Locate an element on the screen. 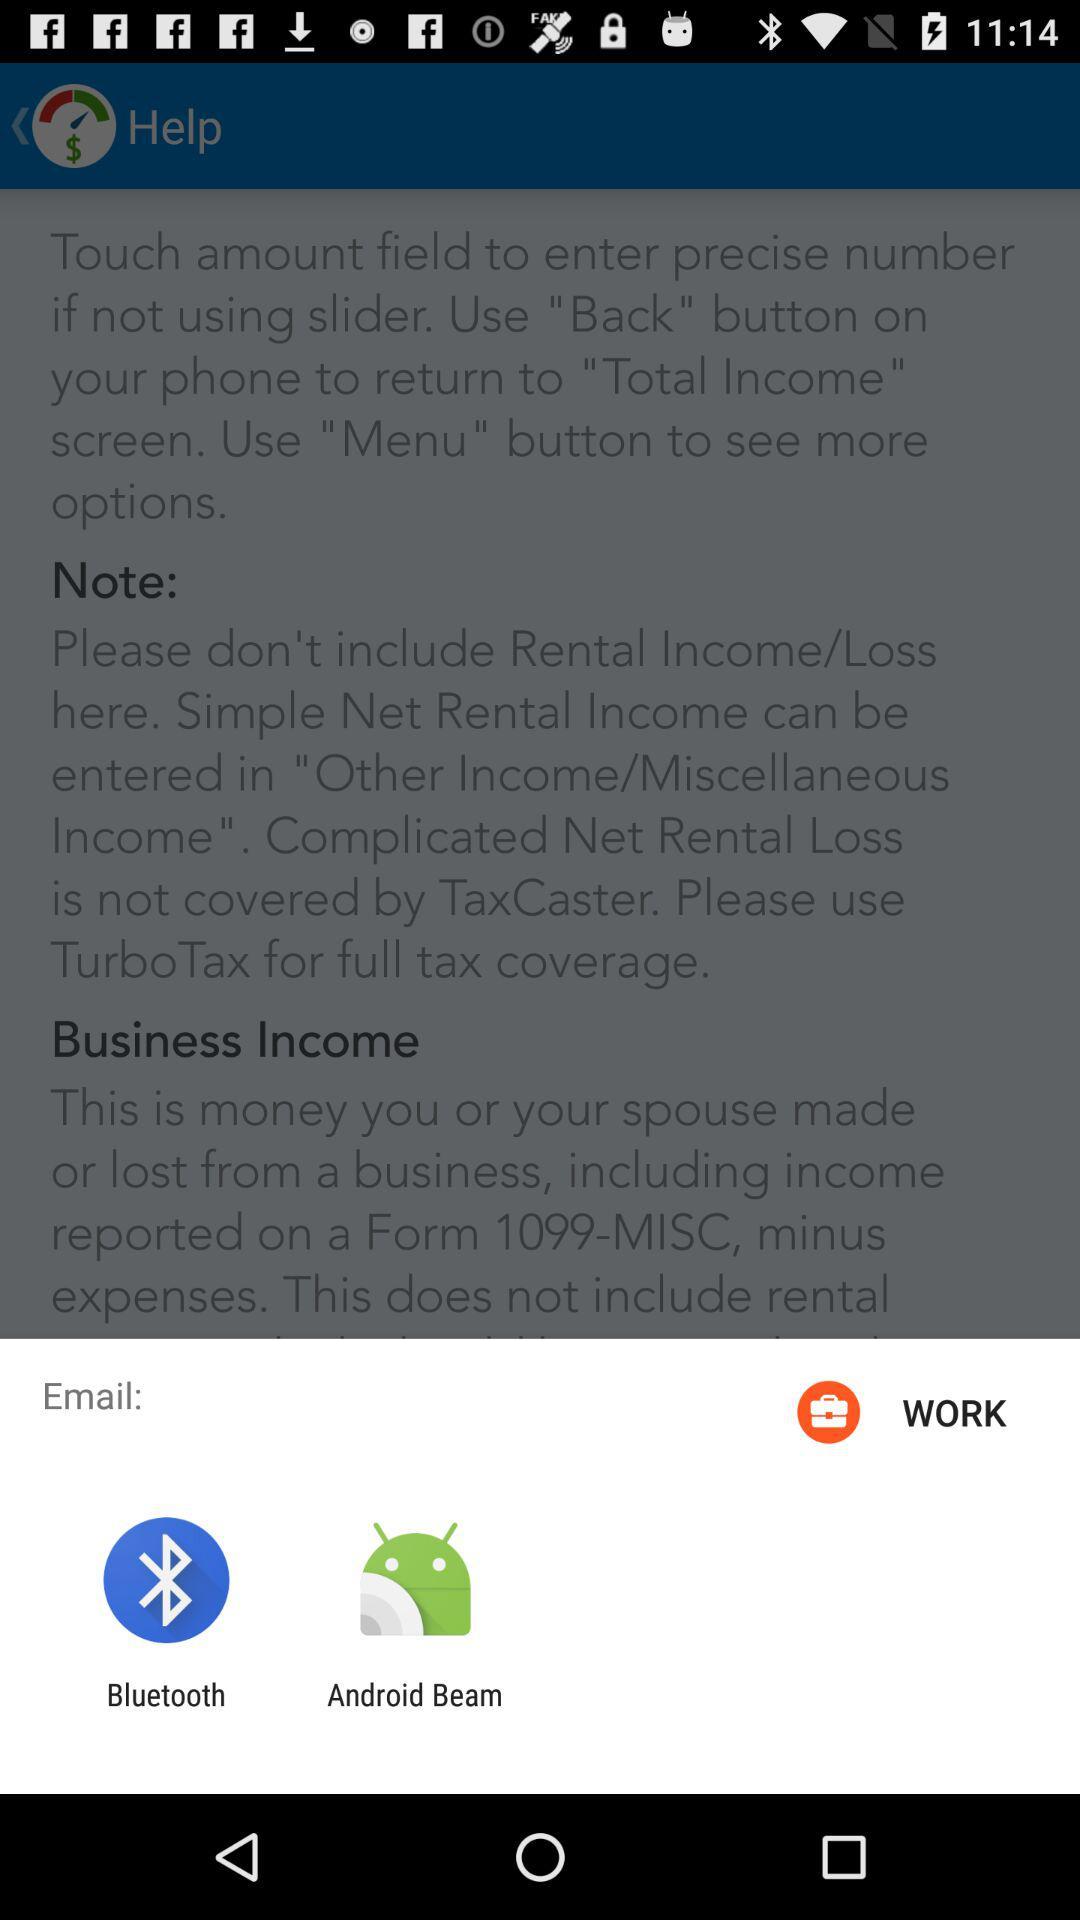  android beam icon is located at coordinates (414, 1711).